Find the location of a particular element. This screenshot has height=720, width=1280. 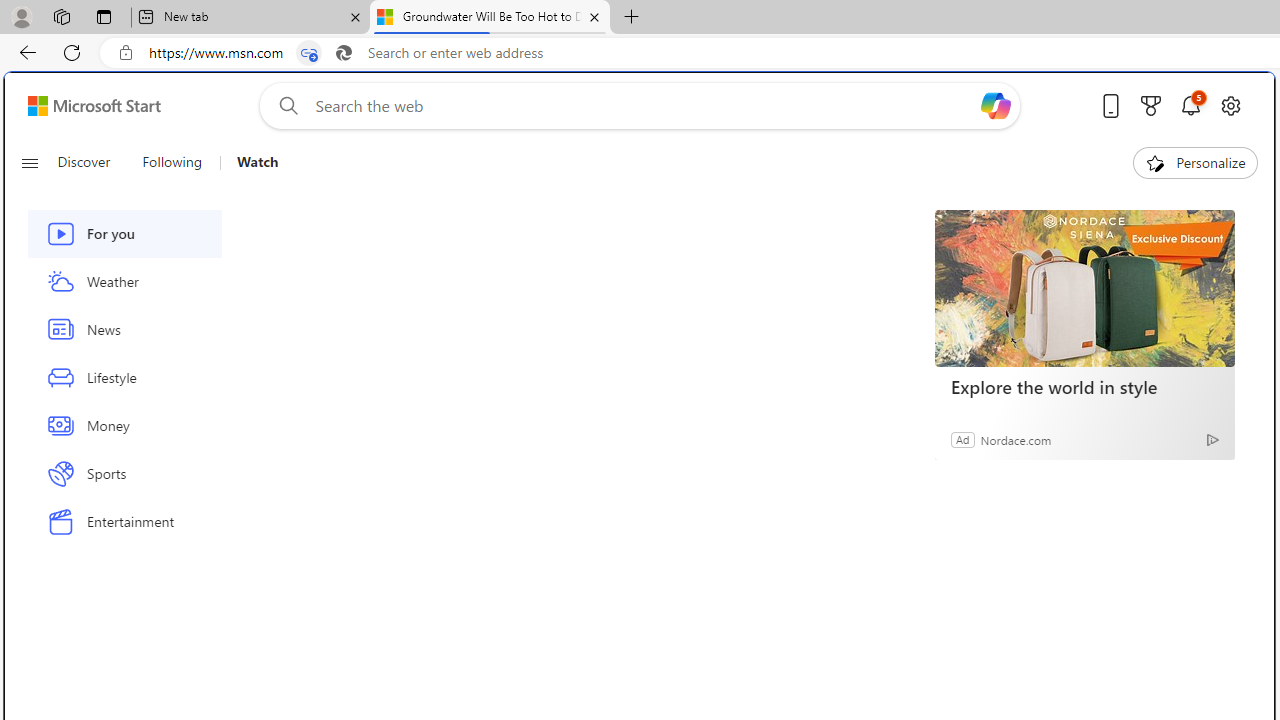

'Back' is located at coordinates (24, 51).